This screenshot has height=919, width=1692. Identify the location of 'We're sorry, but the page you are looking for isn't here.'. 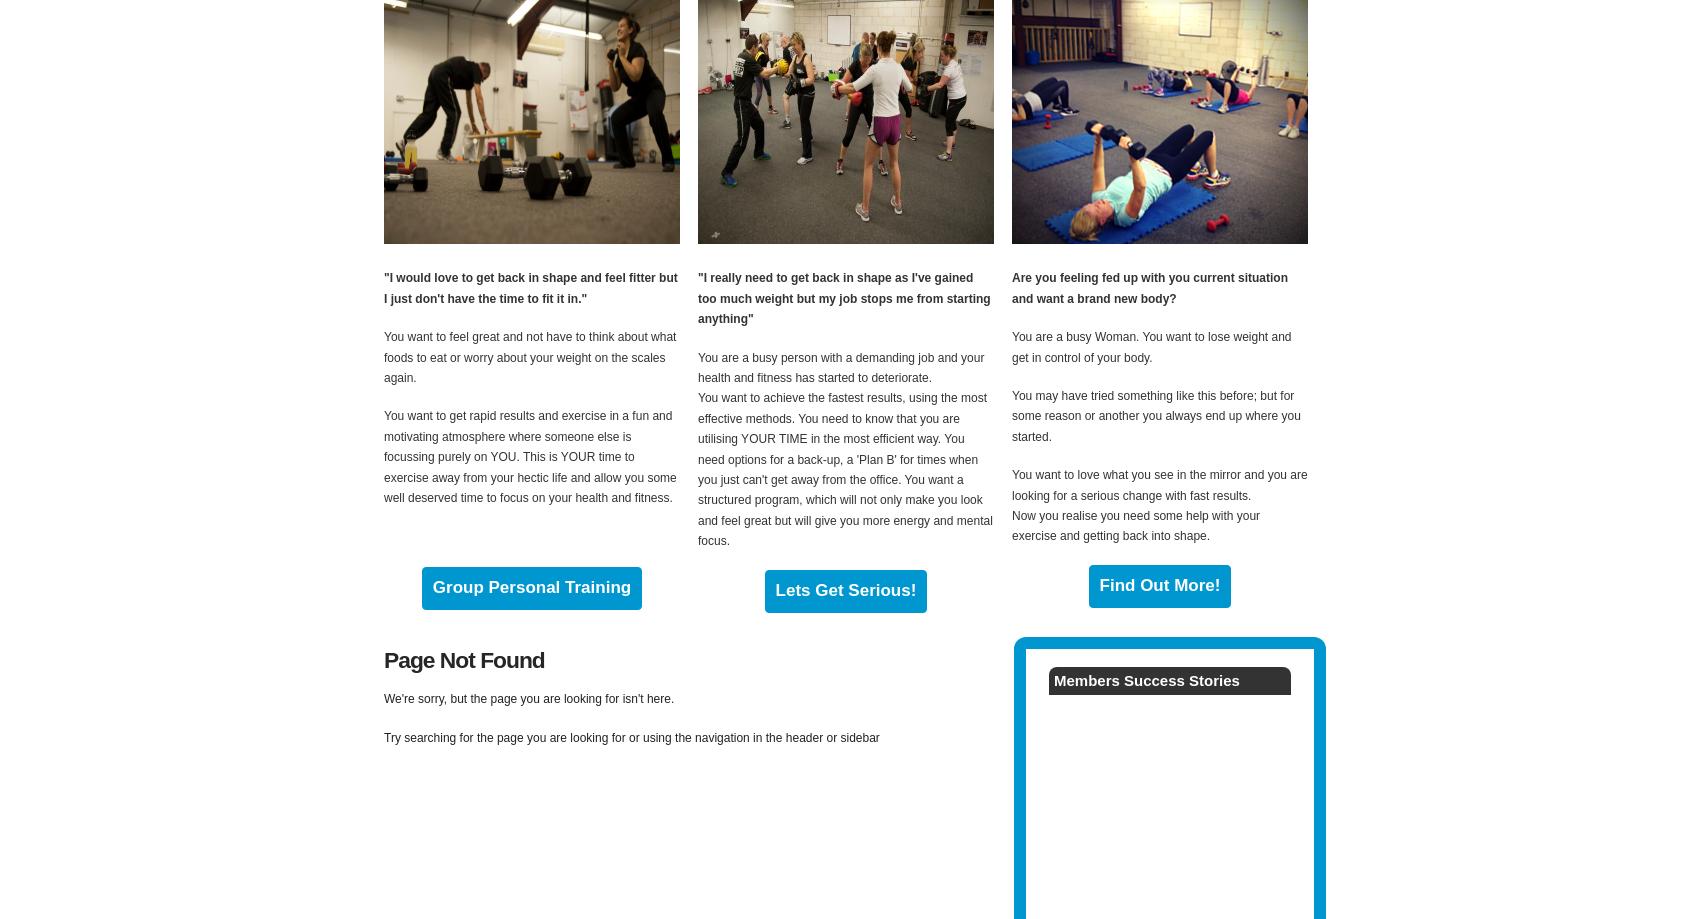
(528, 697).